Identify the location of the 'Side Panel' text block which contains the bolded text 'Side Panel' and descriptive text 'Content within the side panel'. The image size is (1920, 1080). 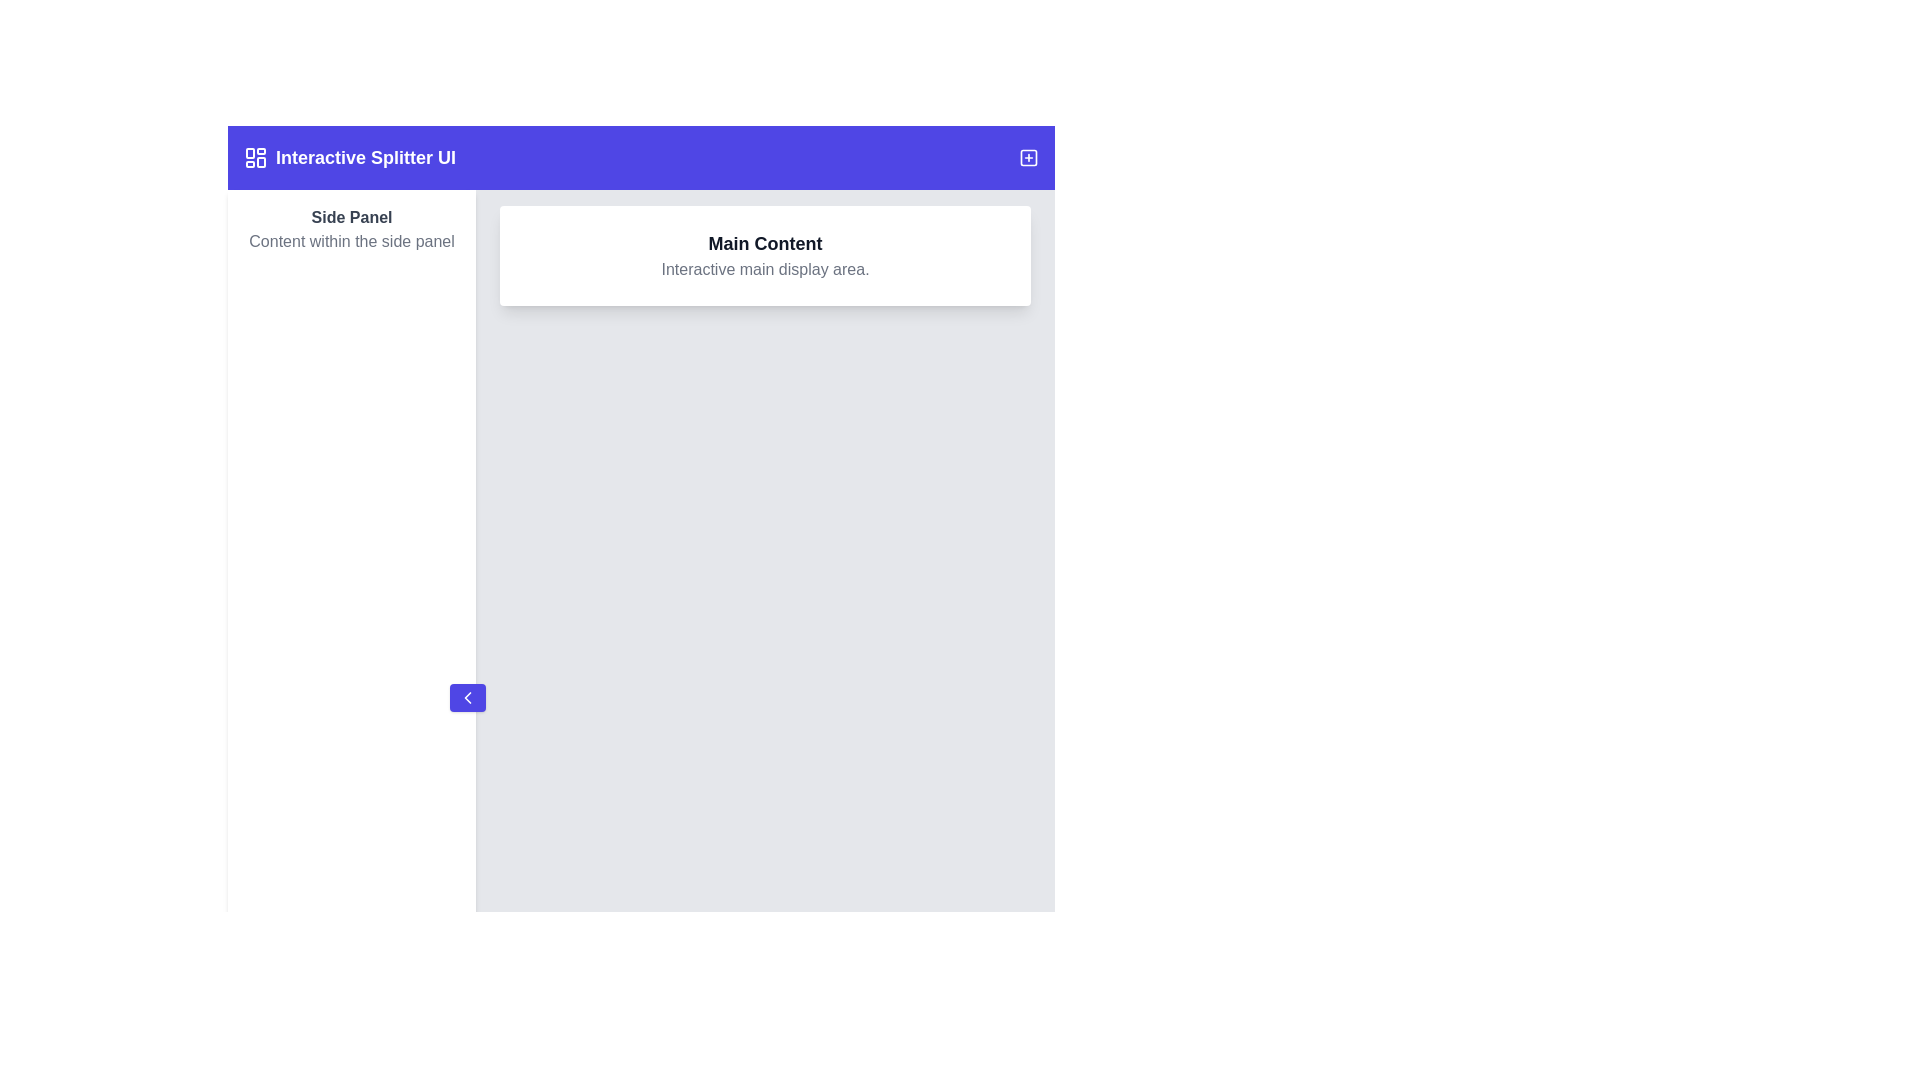
(351, 229).